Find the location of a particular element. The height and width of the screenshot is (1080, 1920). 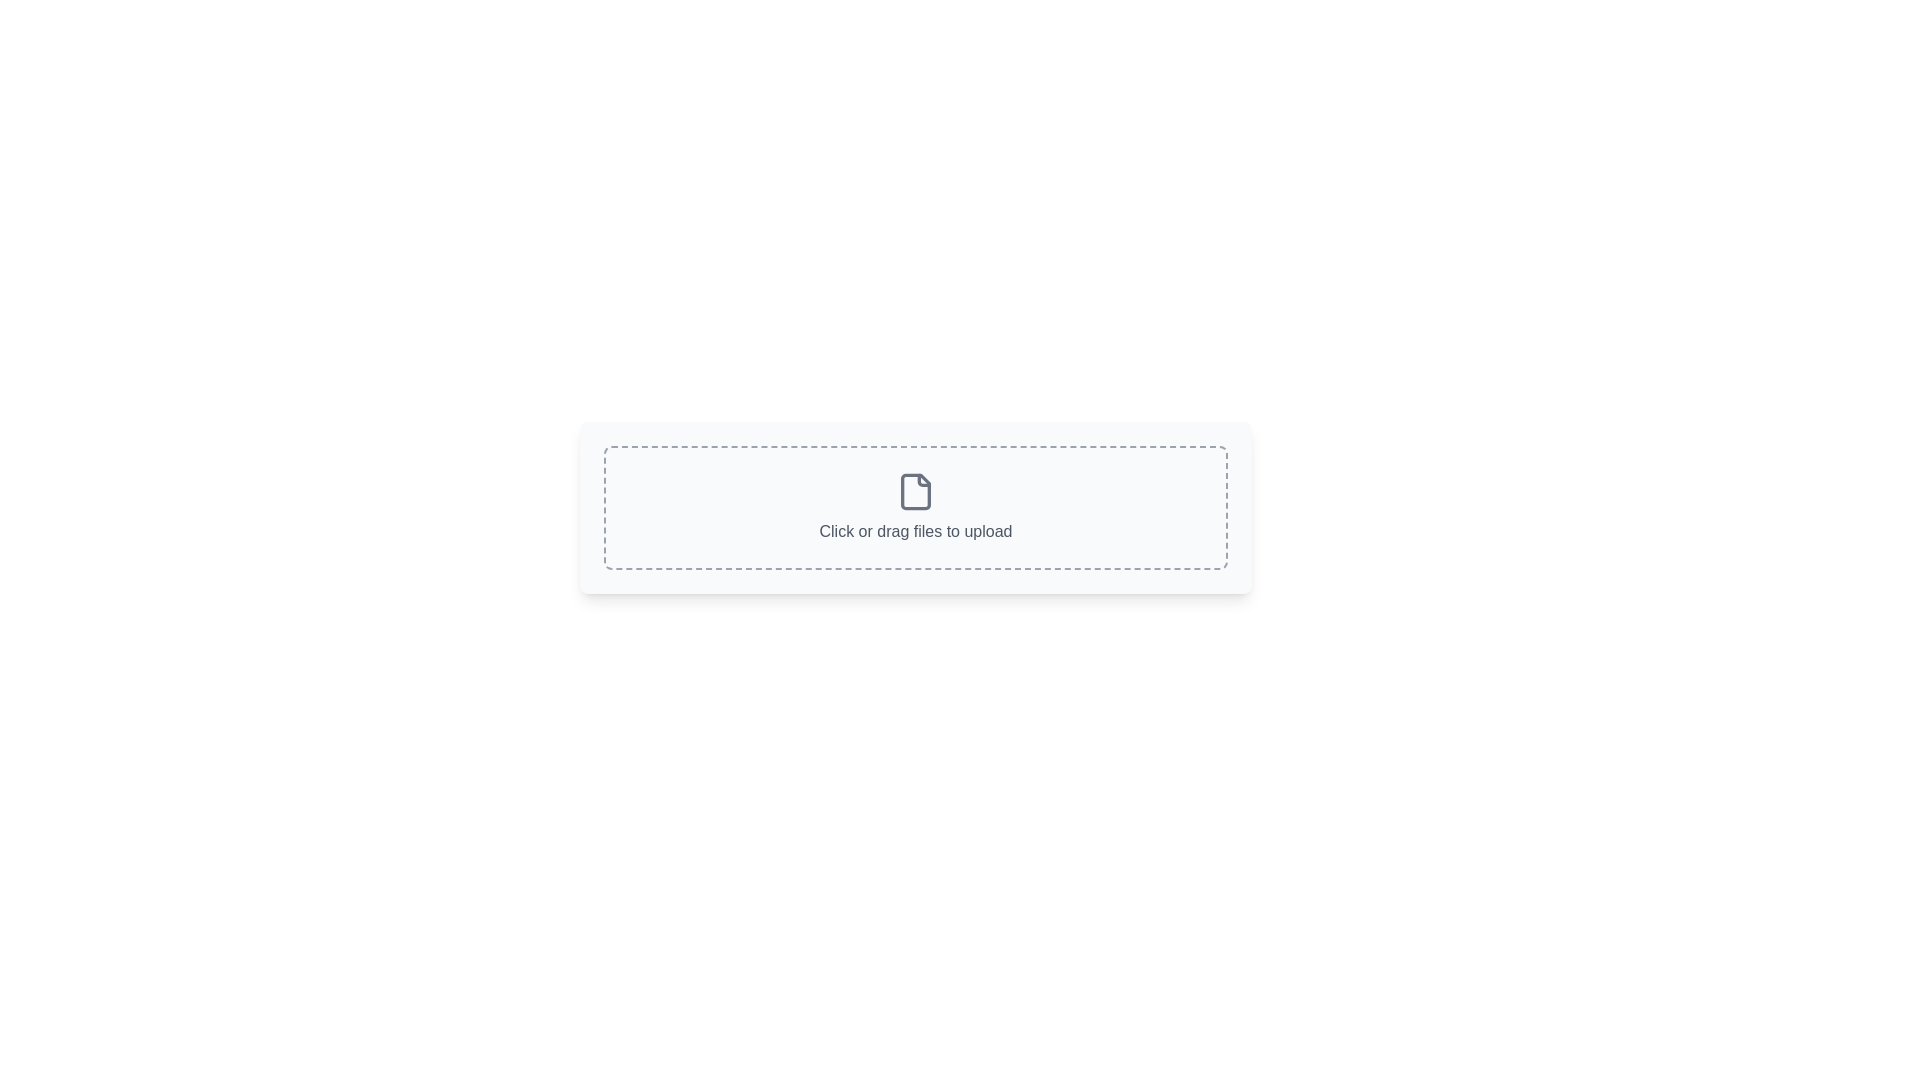

the Interactive file upload component labeled 'Click or drag files to upload' is located at coordinates (915, 507).